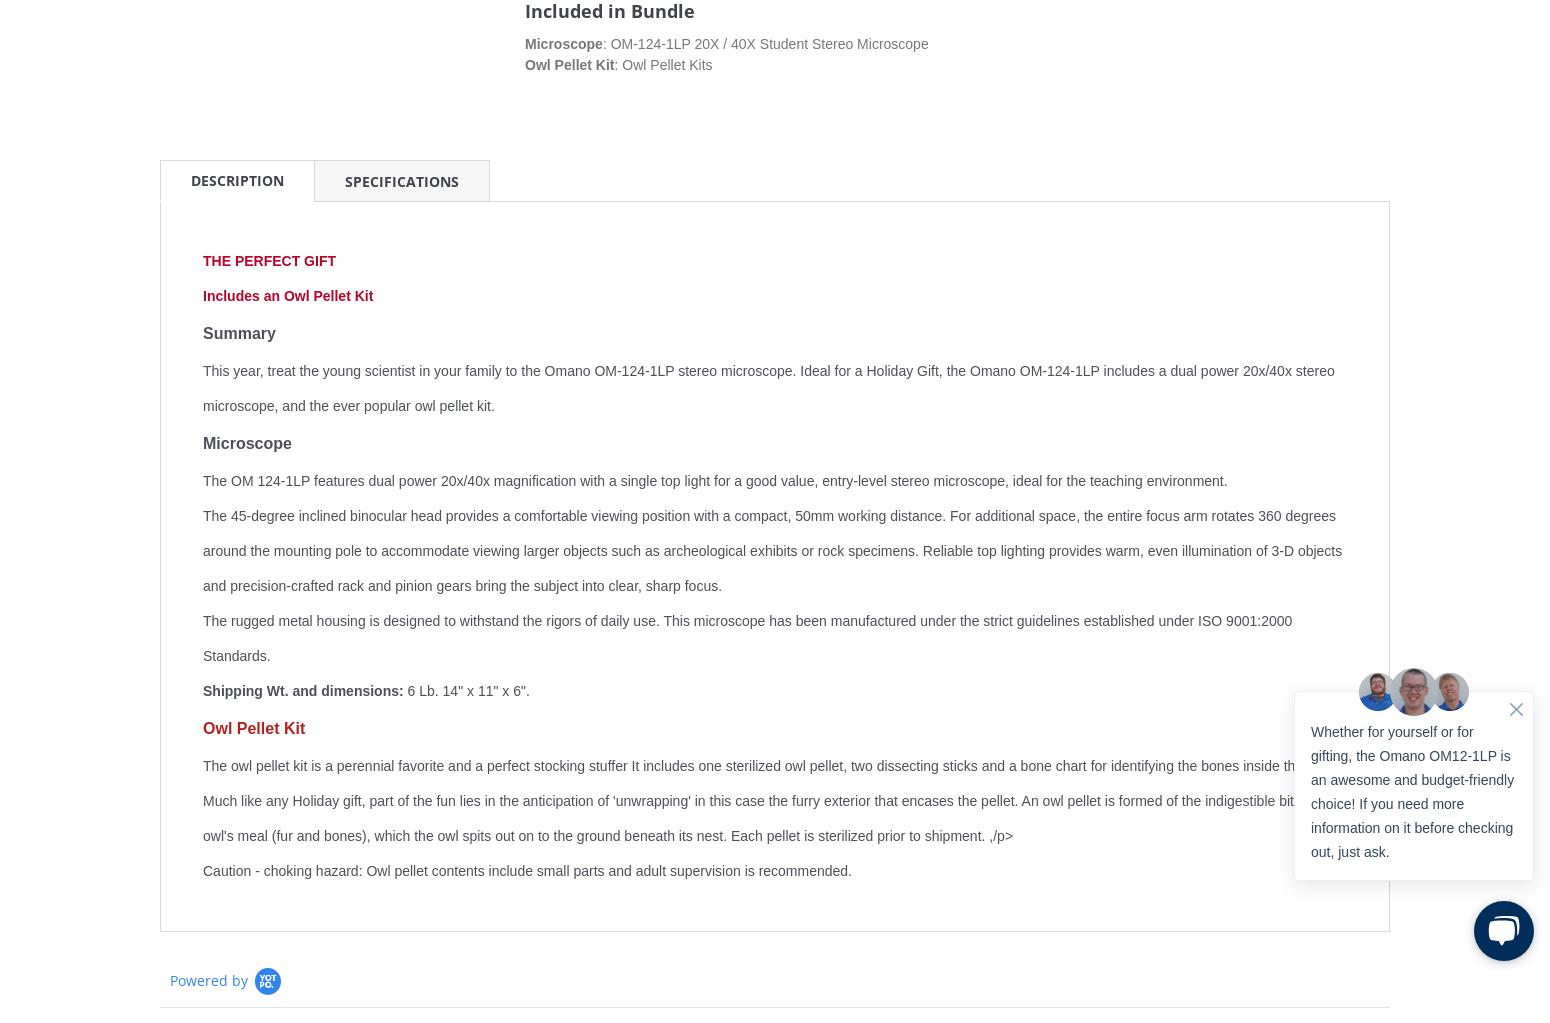  What do you see at coordinates (526, 870) in the screenshot?
I see `'Caution - choking hazard: Owl pellet contents include small parts and adult supervision is recommended.'` at bounding box center [526, 870].